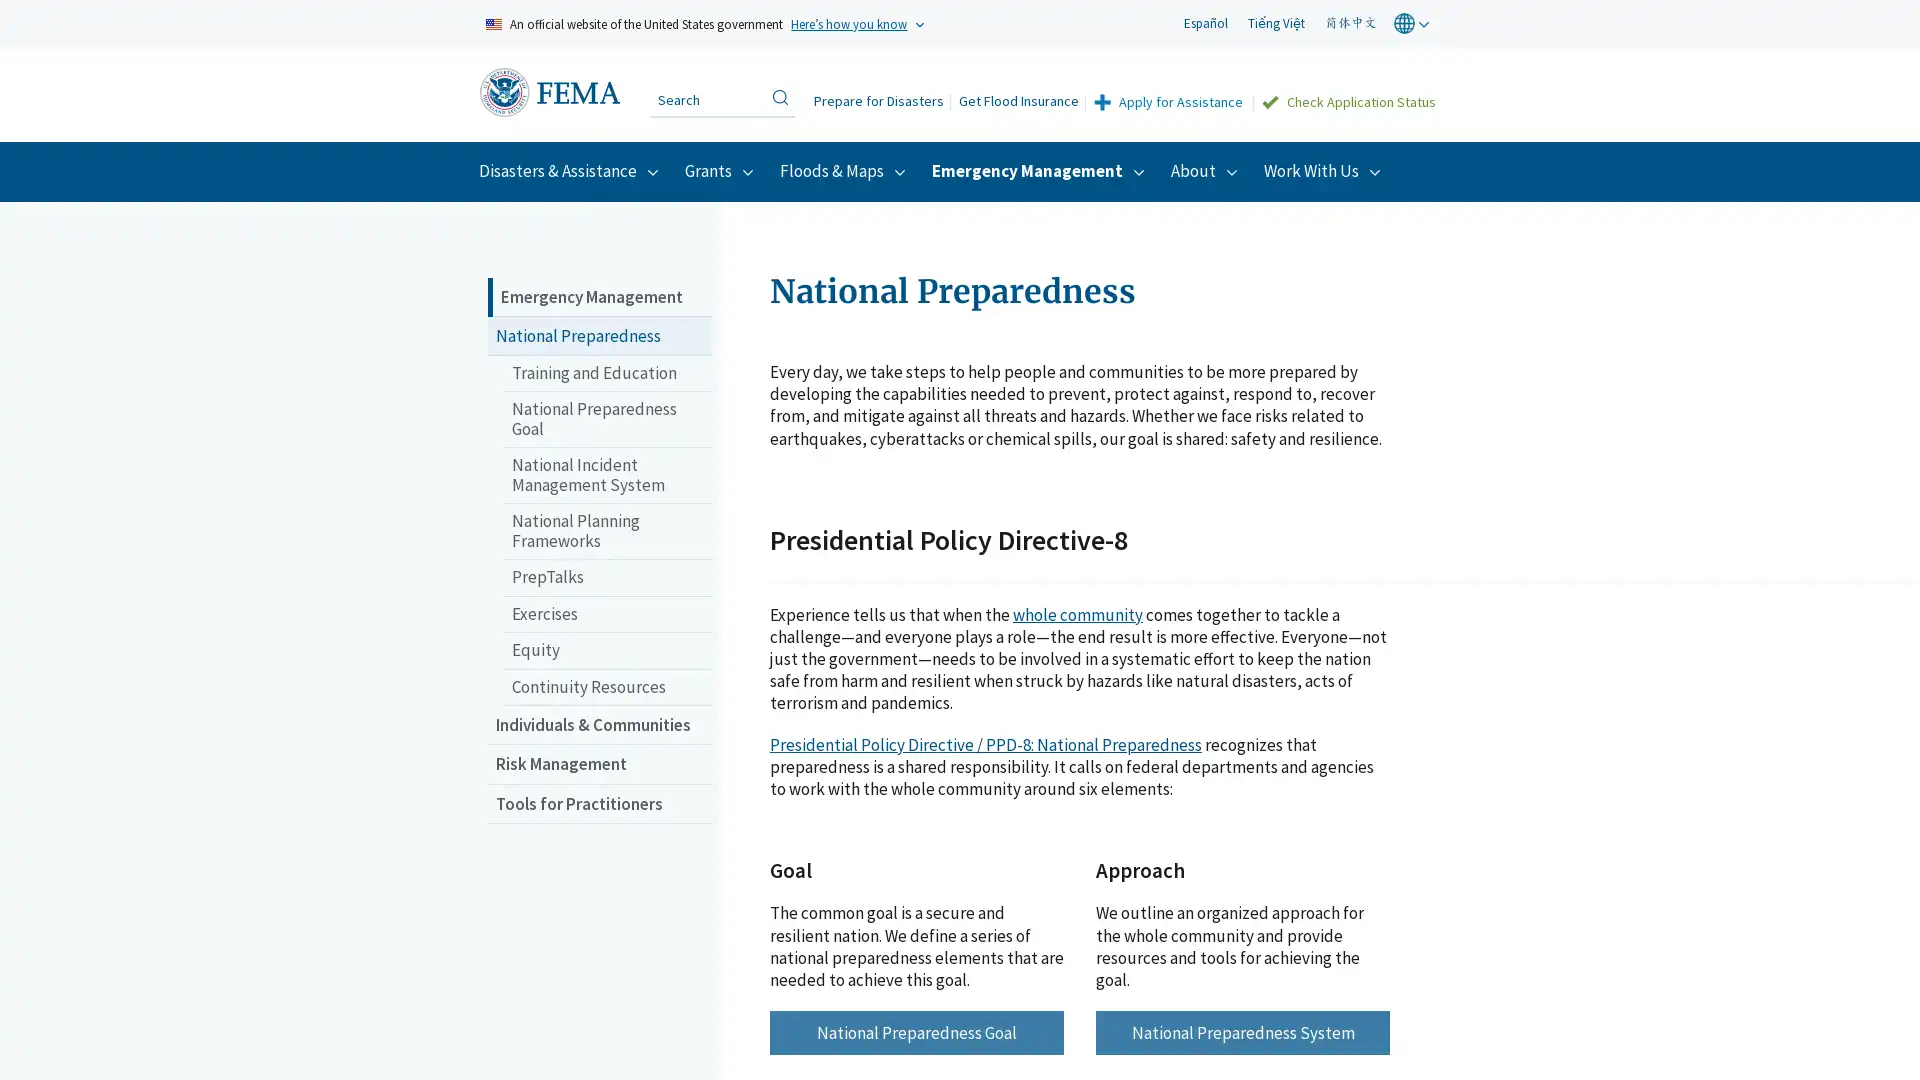 Image resolution: width=1920 pixels, height=1080 pixels. Describe the element at coordinates (1206, 169) in the screenshot. I see `About` at that location.